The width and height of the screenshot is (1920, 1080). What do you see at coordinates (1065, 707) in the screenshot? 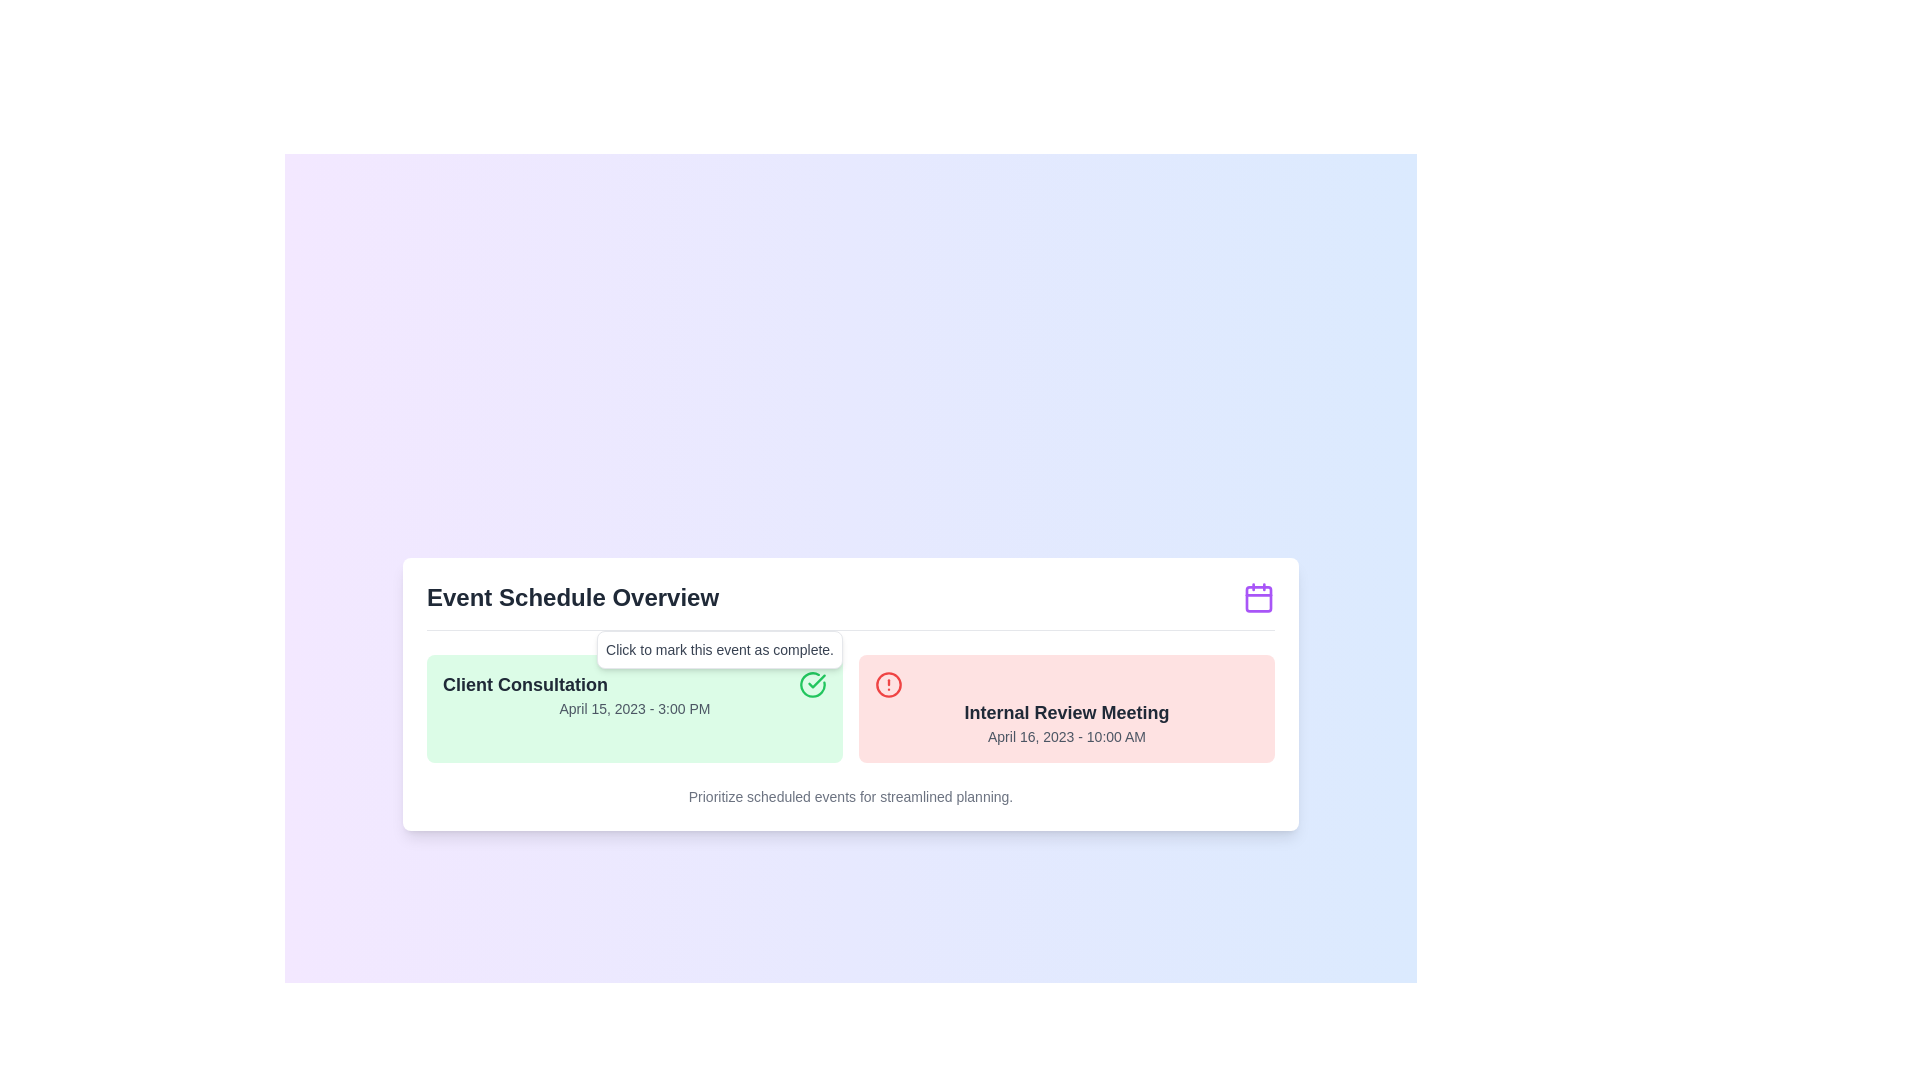
I see `information from the card displaying 'Internal Review Meeting' with a light red background, located in the second column of the grid` at bounding box center [1065, 707].